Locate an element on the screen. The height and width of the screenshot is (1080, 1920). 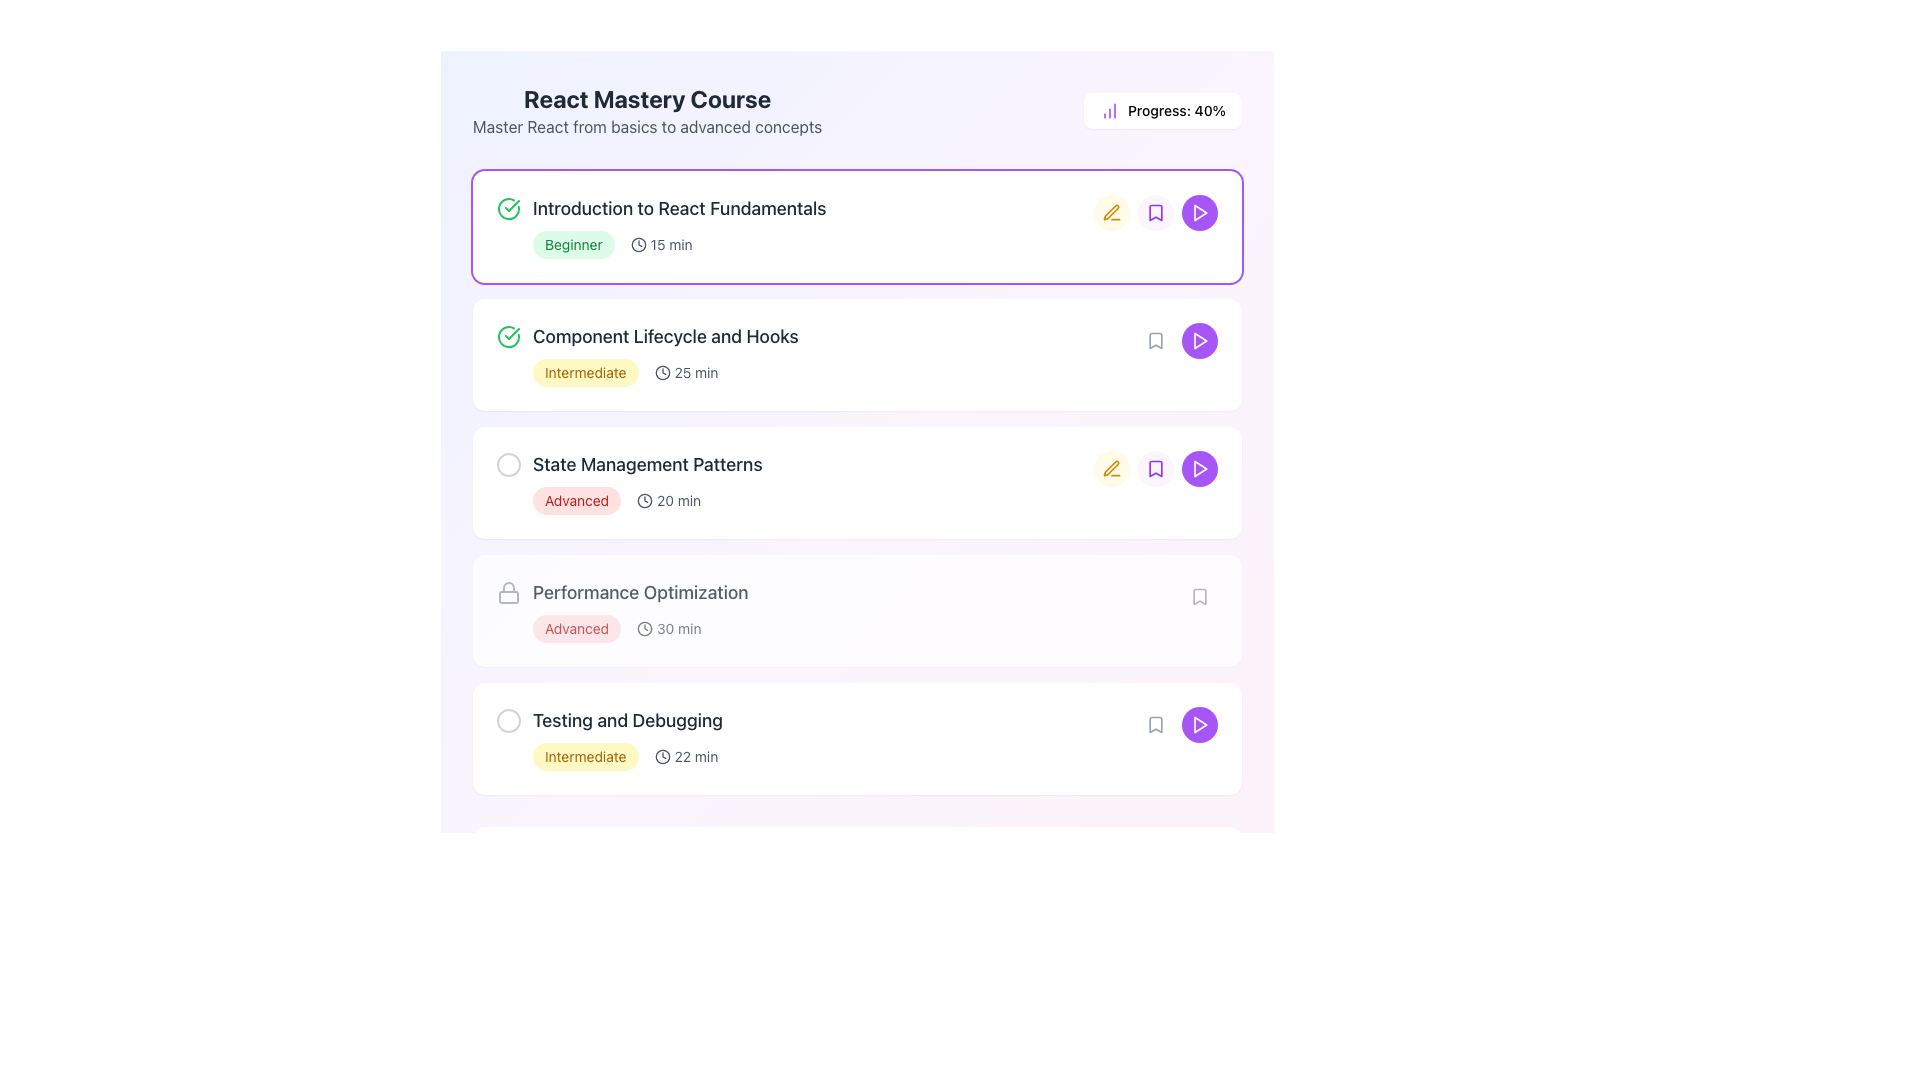
progress percentage displayed in the text element located near the top right corner of its section, adjacent to the purple chart icon is located at coordinates (1162, 111).